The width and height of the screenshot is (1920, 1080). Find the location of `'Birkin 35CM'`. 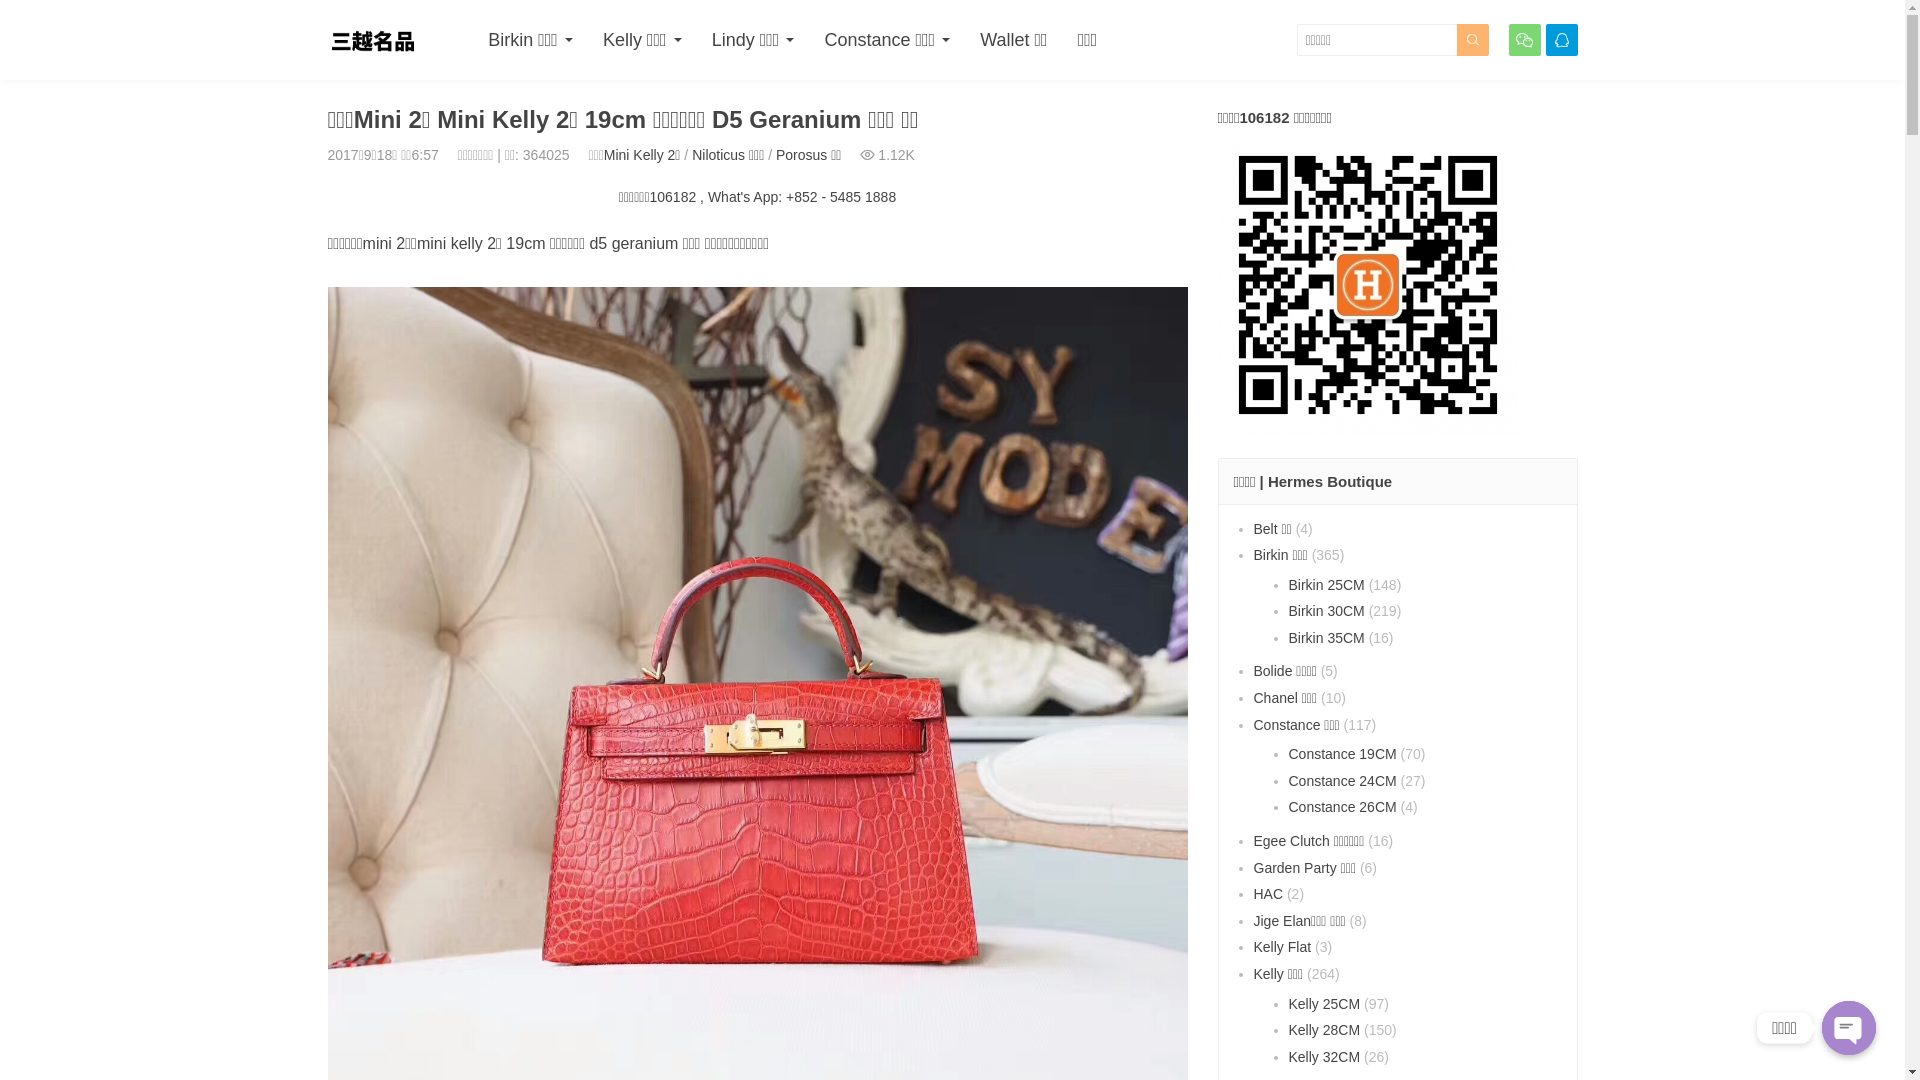

'Birkin 35CM' is located at coordinates (1325, 637).